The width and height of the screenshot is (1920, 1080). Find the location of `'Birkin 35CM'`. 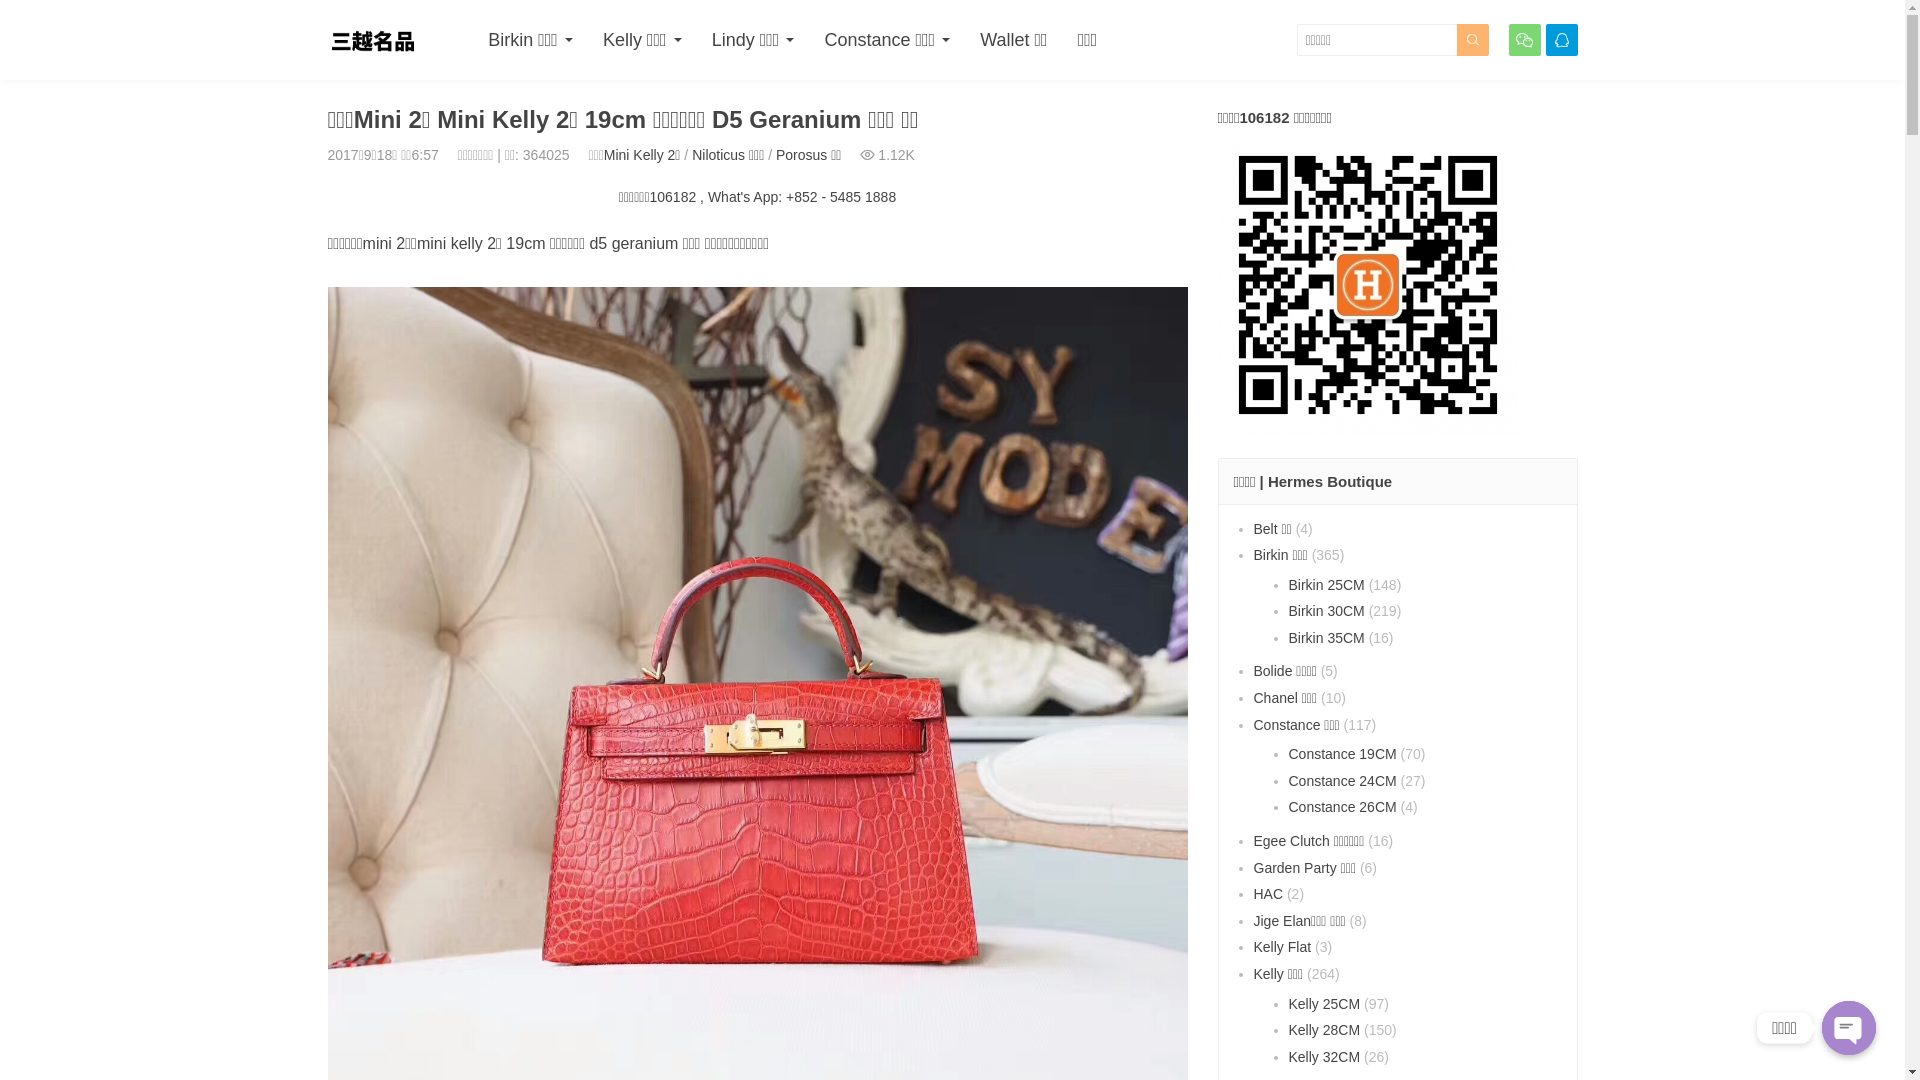

'Birkin 35CM' is located at coordinates (1325, 637).